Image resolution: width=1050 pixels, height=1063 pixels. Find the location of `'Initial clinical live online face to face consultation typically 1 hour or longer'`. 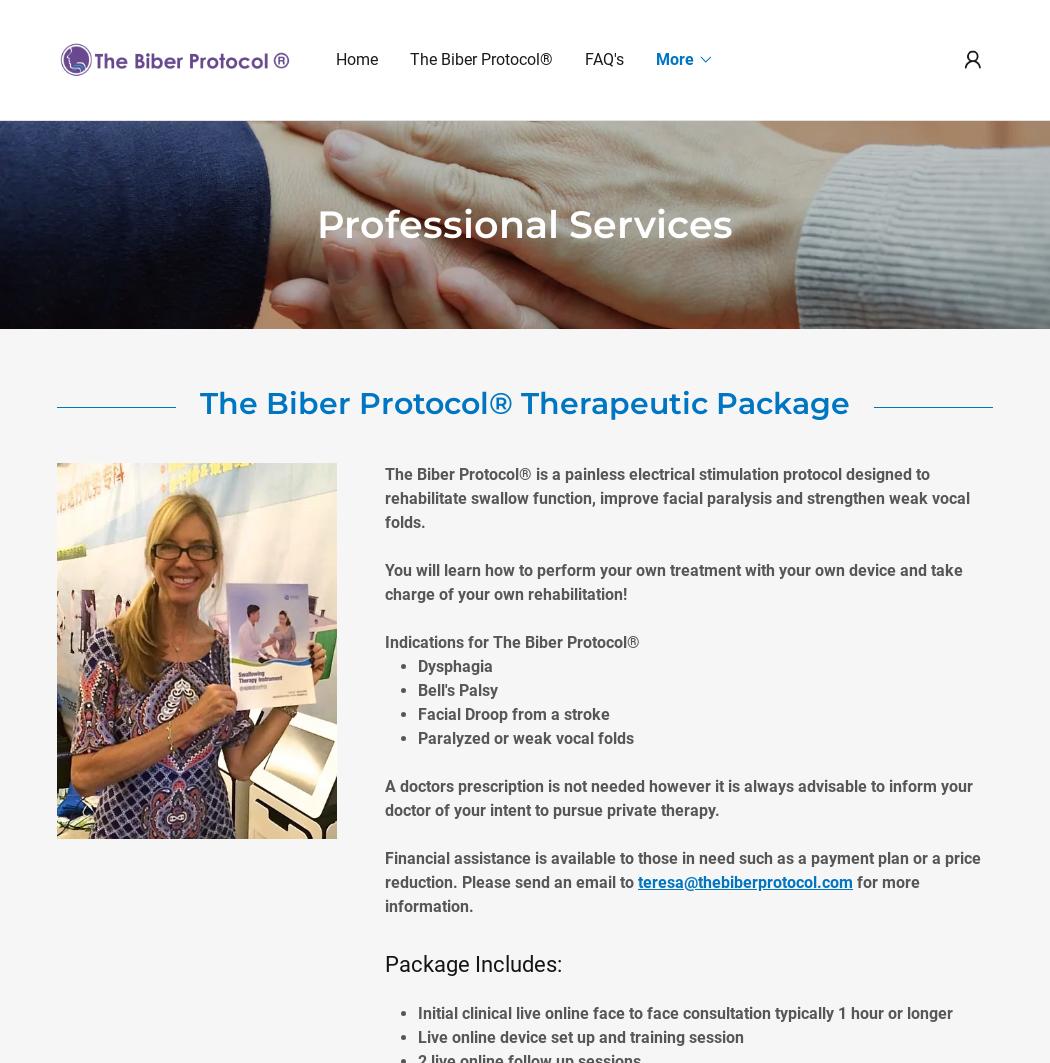

'Initial clinical live online face to face consultation typically 1 hour or longer' is located at coordinates (686, 1012).